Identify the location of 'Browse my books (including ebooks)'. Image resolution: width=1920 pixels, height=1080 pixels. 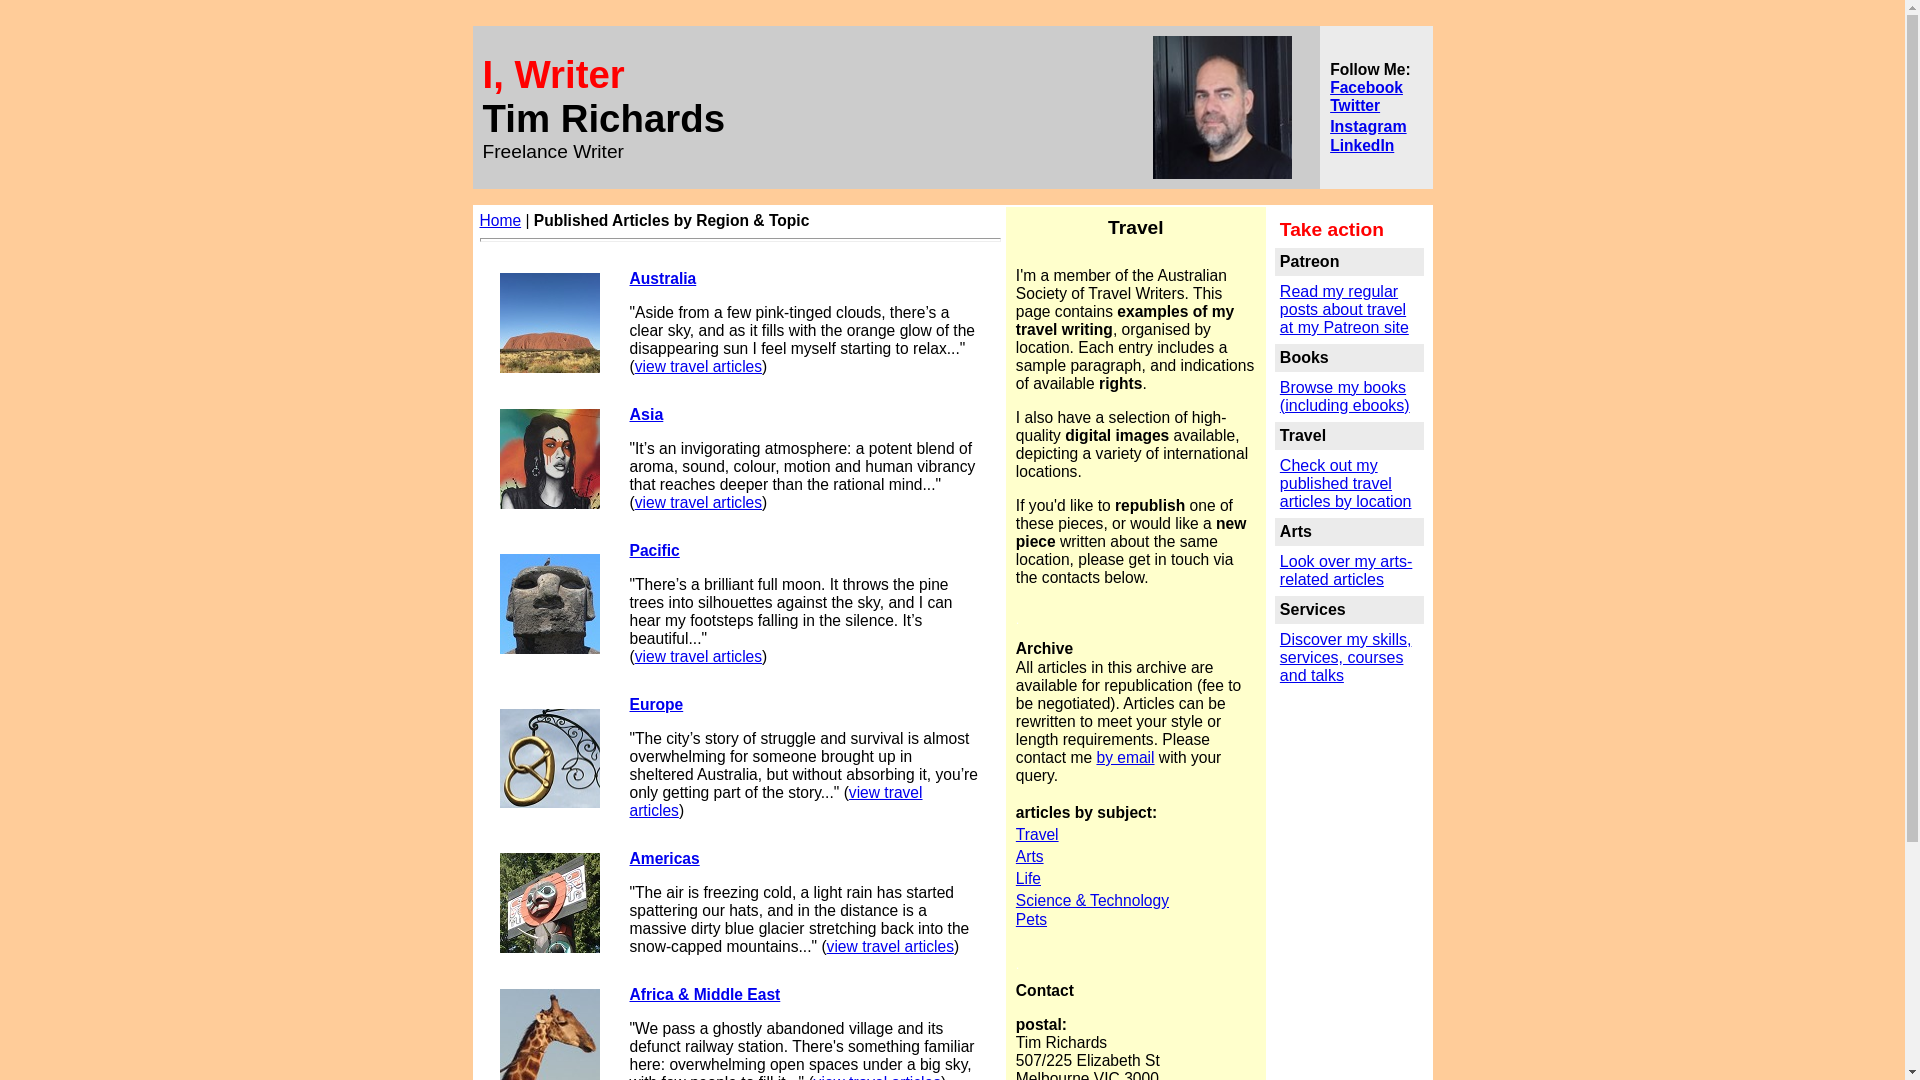
(1344, 397).